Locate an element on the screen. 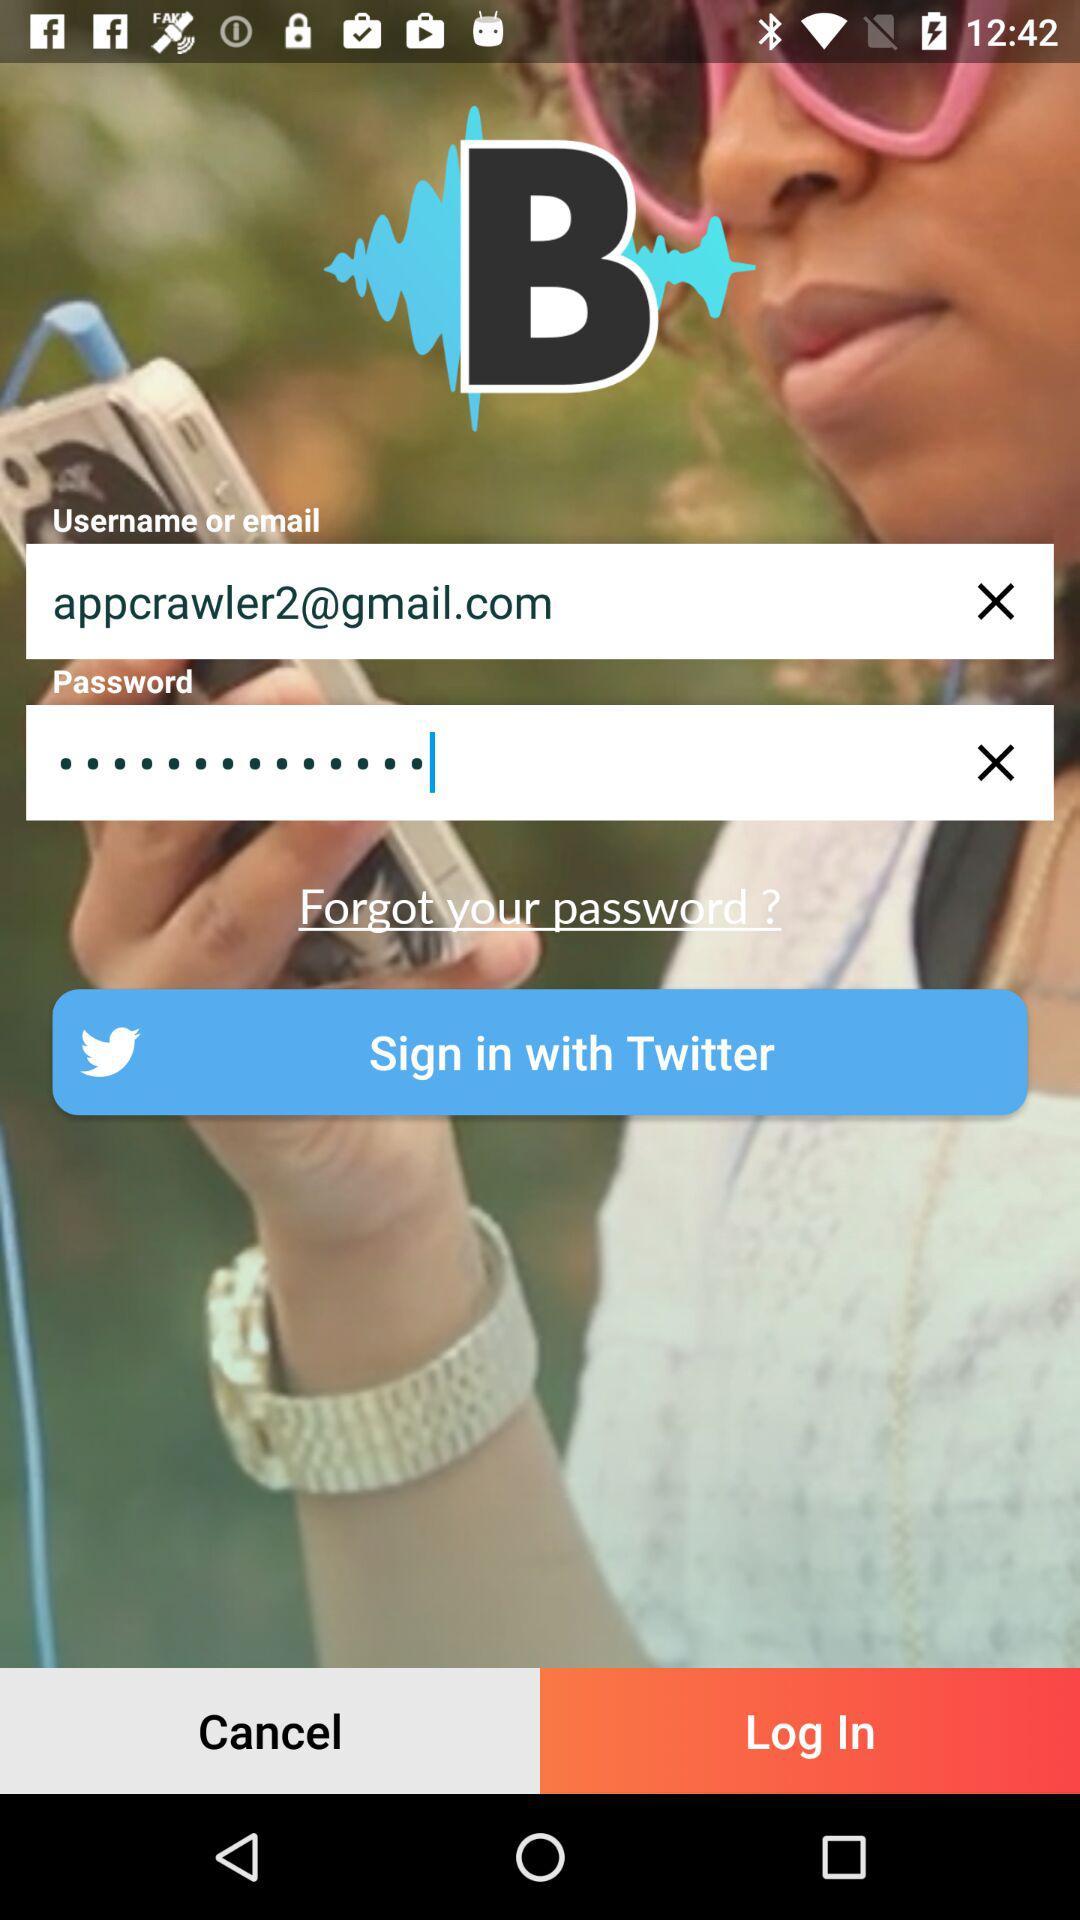 This screenshot has height=1920, width=1080. the appcrawler3116 is located at coordinates (540, 761).